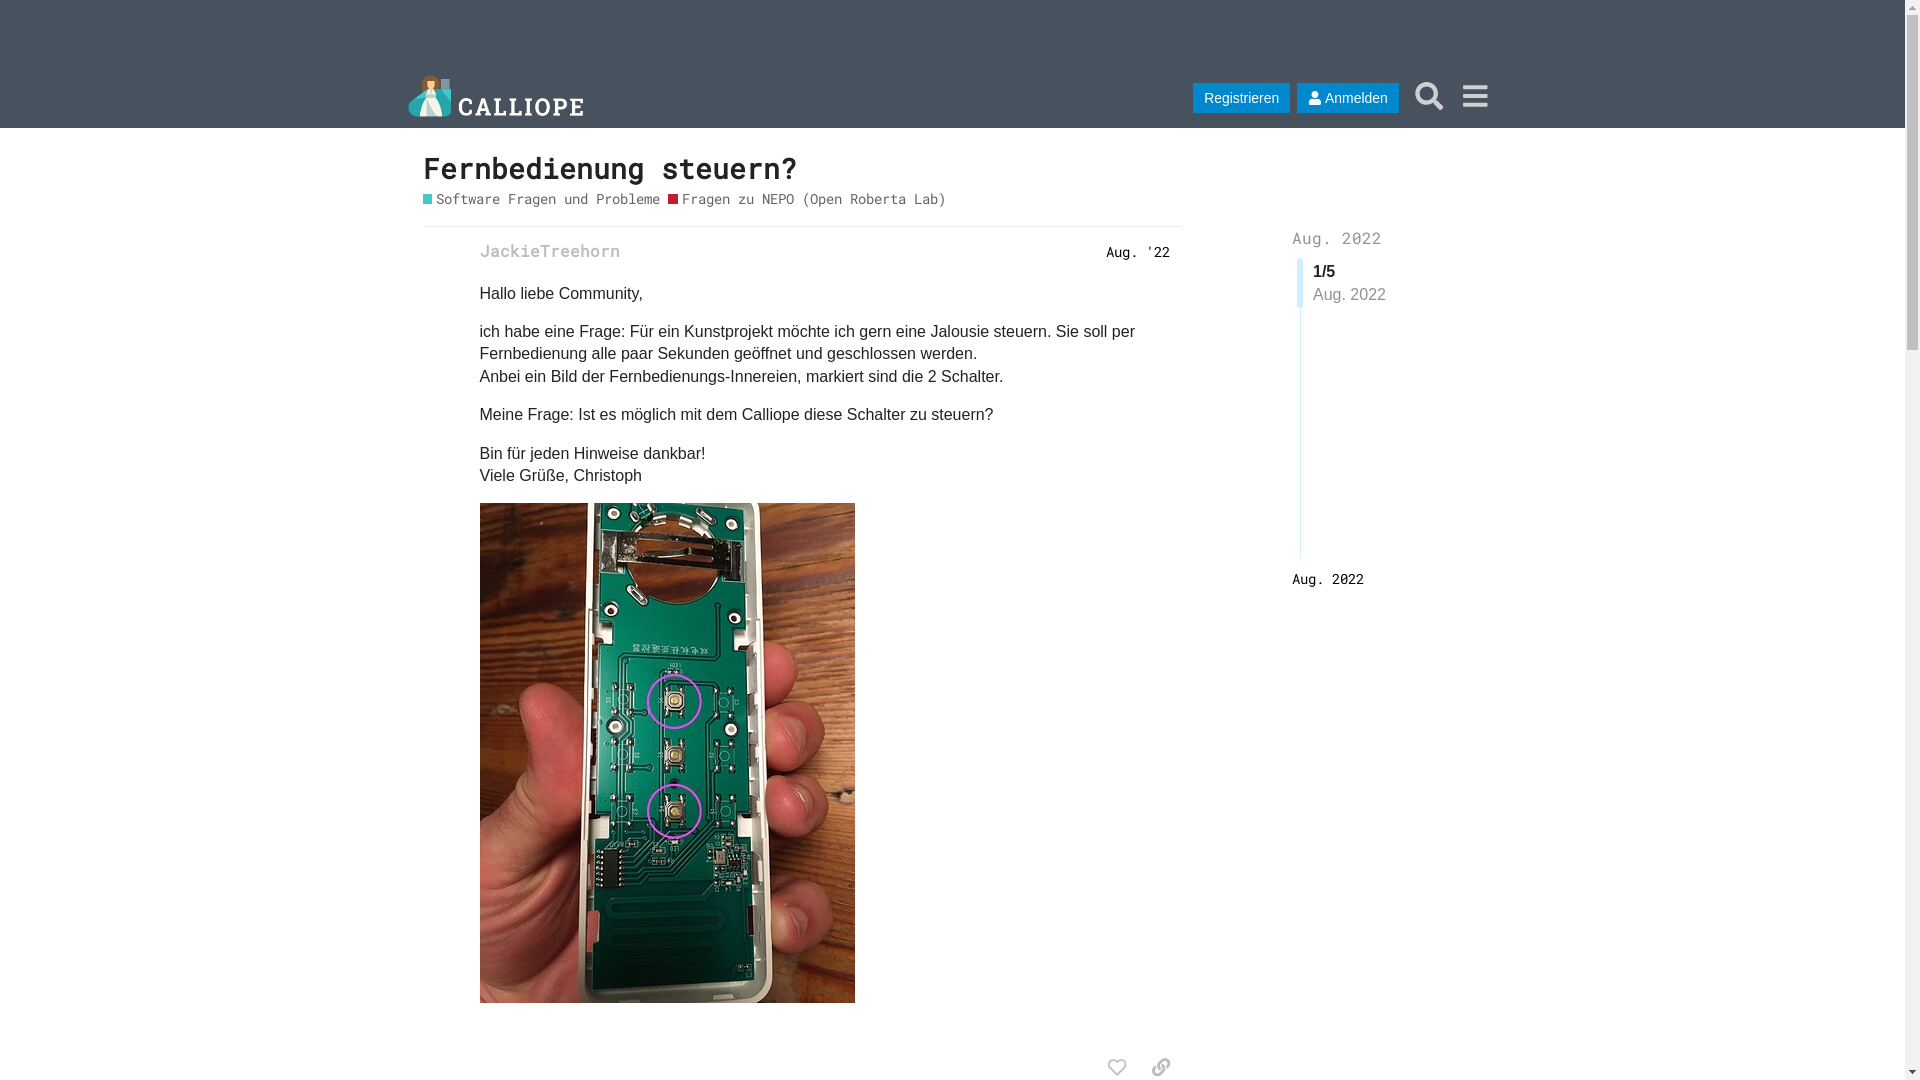 This screenshot has height=1080, width=1920. Describe the element at coordinates (1296, 97) in the screenshot. I see `'Anmelden'` at that location.